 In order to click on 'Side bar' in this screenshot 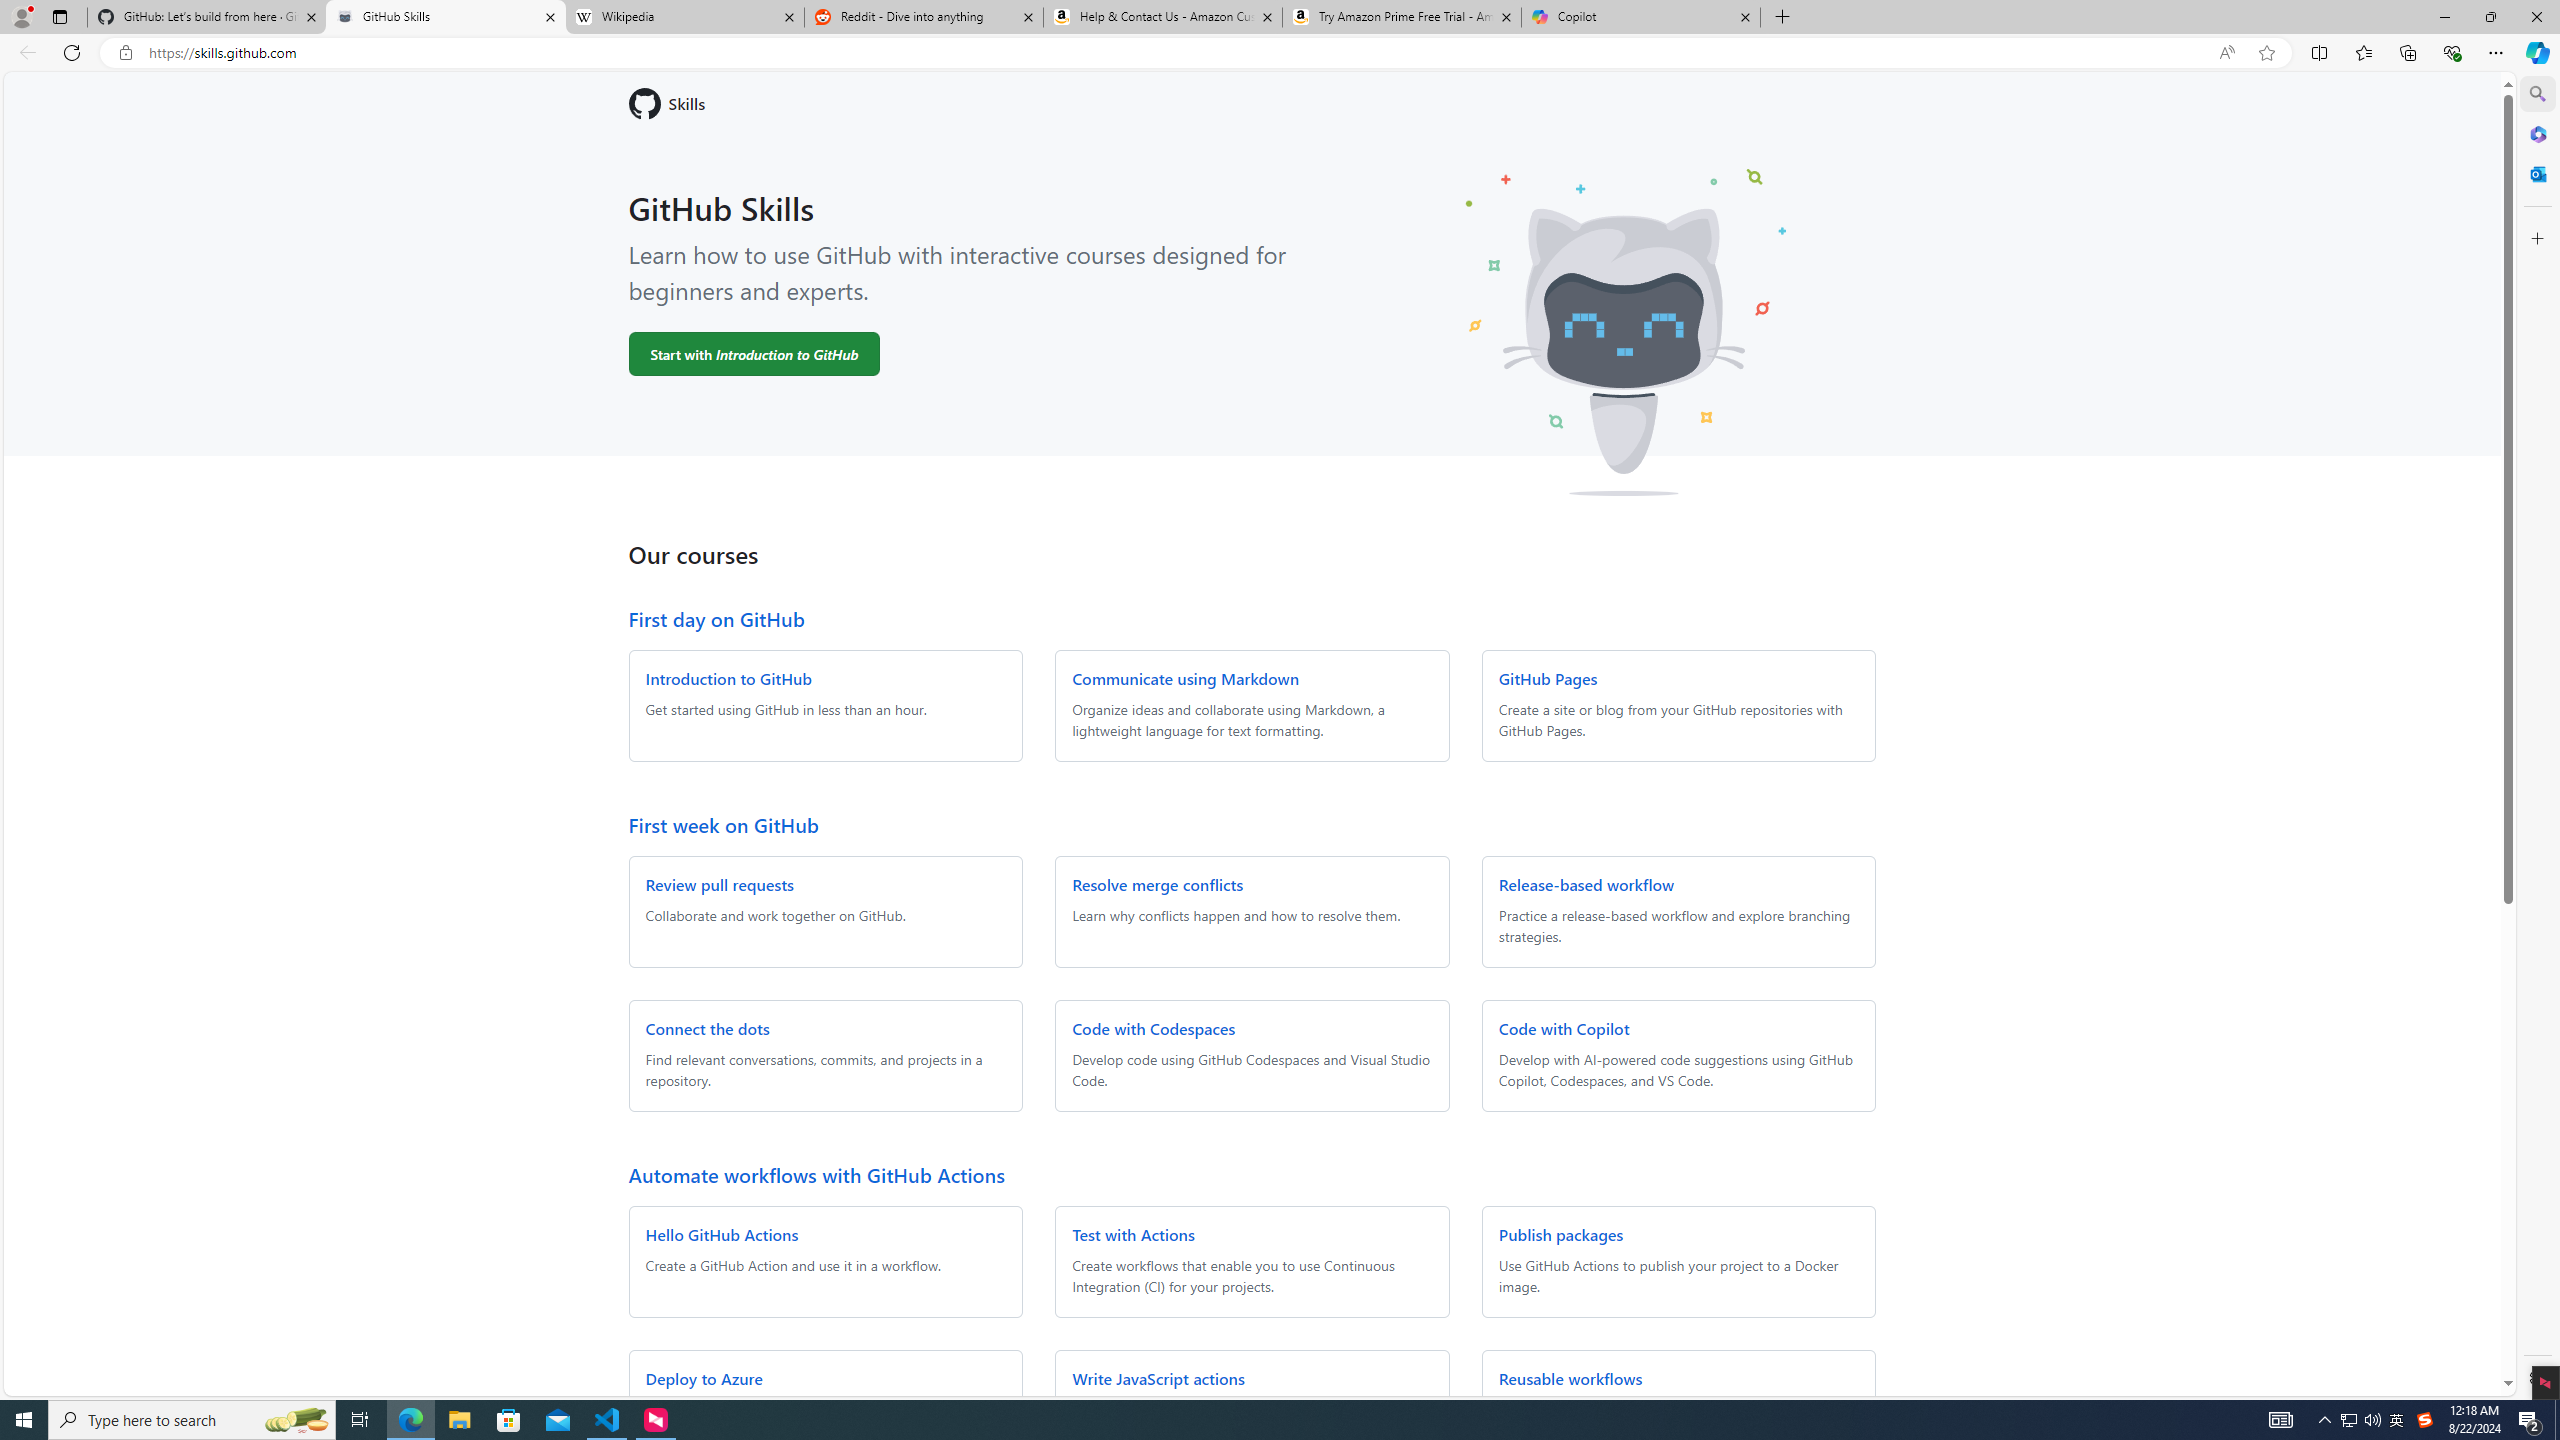, I will do `click(2537, 735)`.